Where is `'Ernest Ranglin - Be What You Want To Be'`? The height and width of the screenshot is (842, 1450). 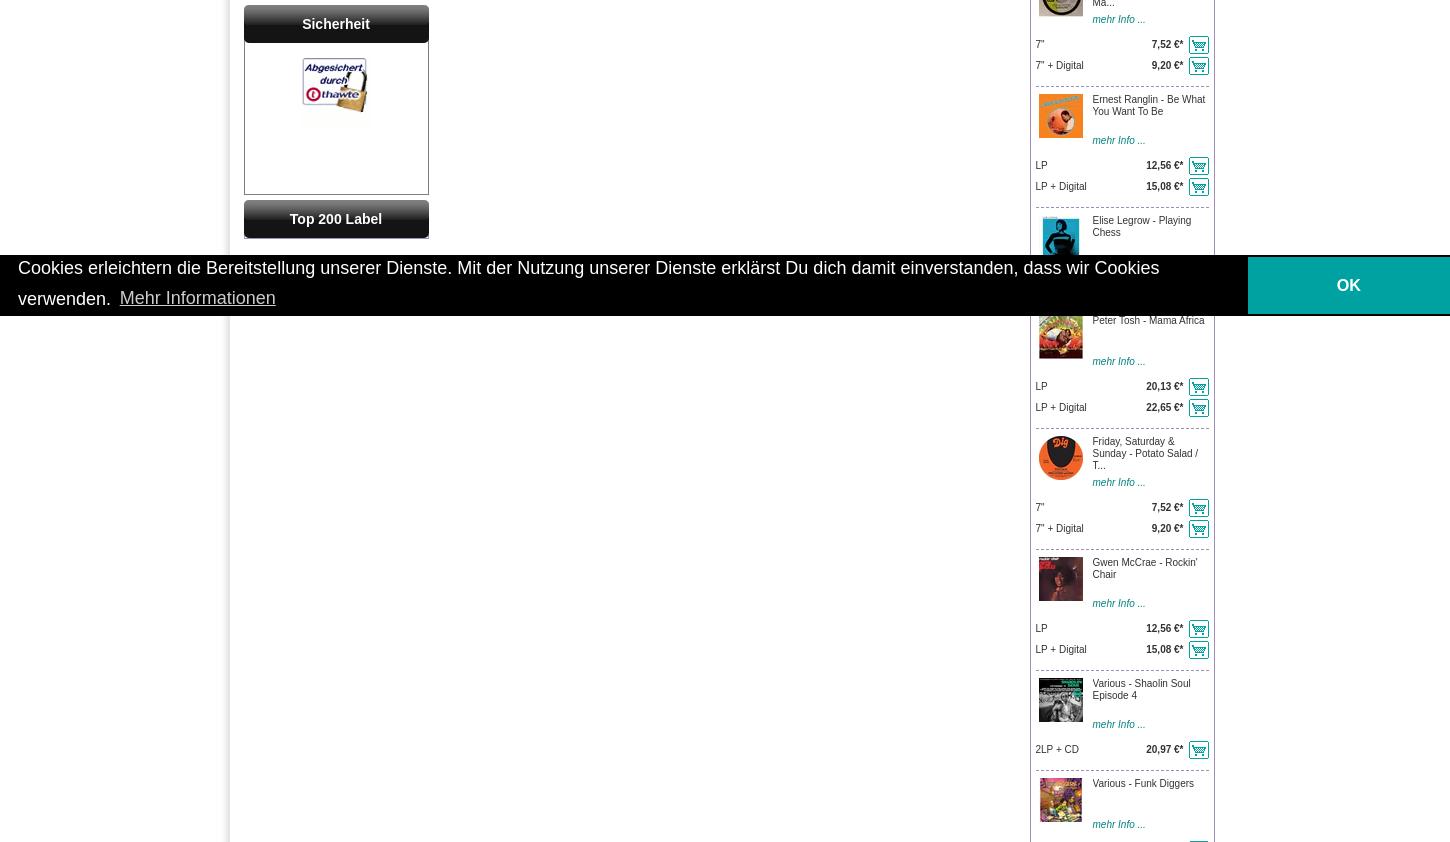 'Ernest Ranglin - Be What You Want To Be' is located at coordinates (1147, 104).